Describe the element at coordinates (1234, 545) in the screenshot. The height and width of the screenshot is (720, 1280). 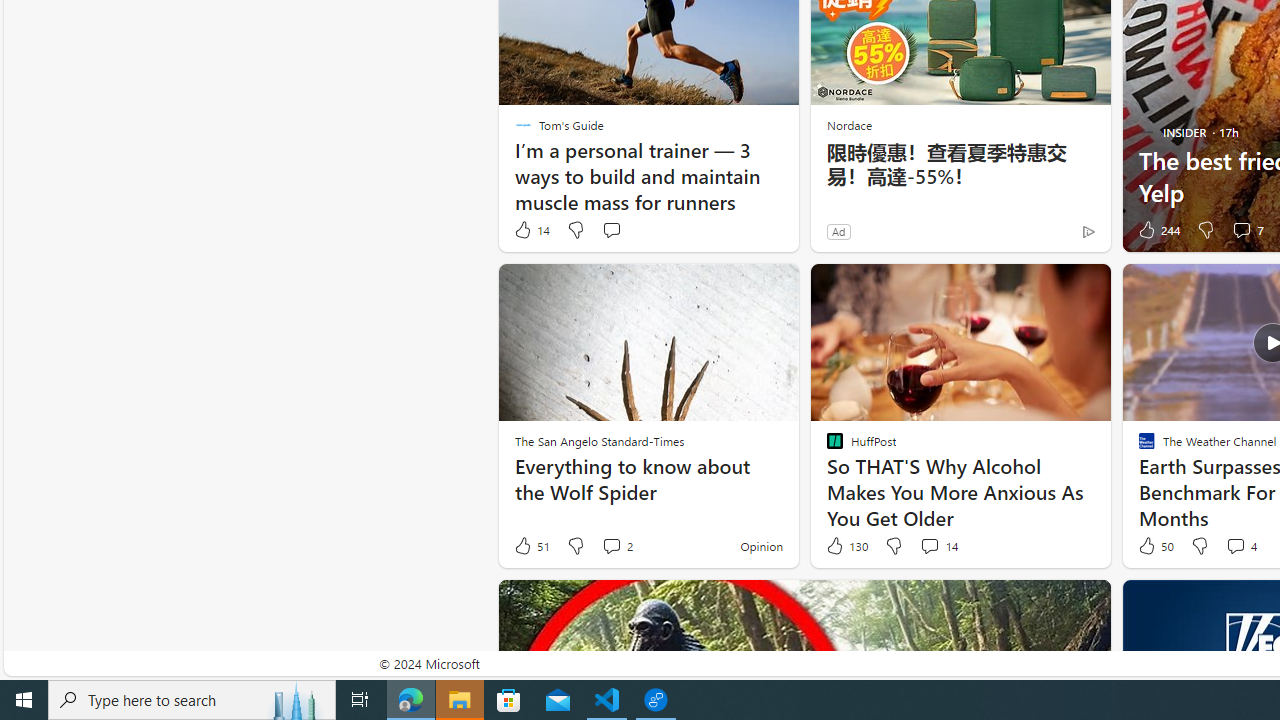
I see `'View comments 4 Comment'` at that location.